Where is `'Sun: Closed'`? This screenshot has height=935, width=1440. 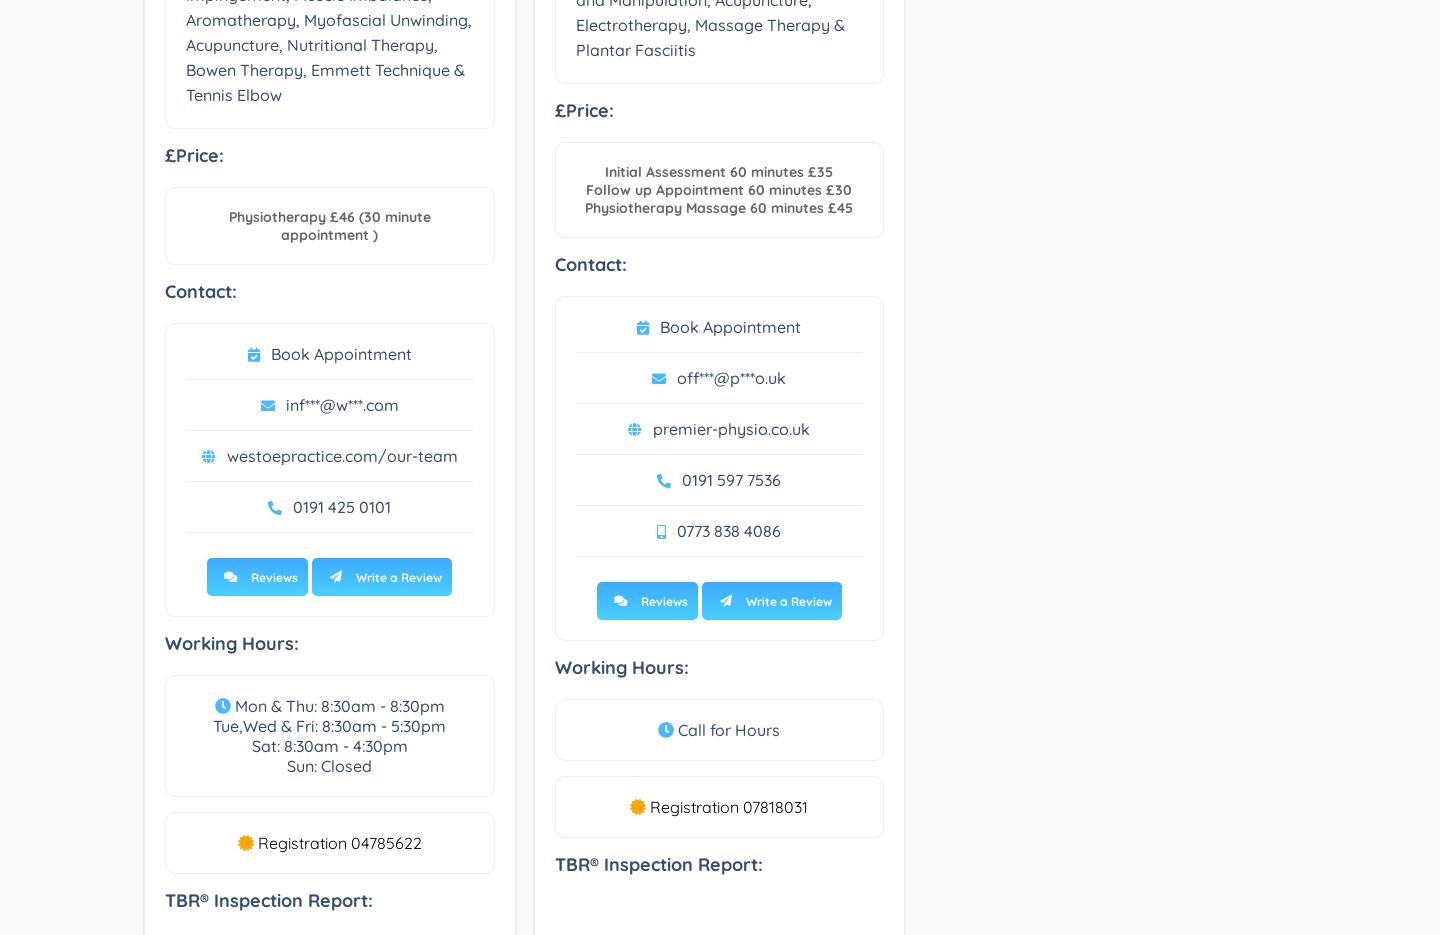
'Sun: Closed' is located at coordinates (285, 765).